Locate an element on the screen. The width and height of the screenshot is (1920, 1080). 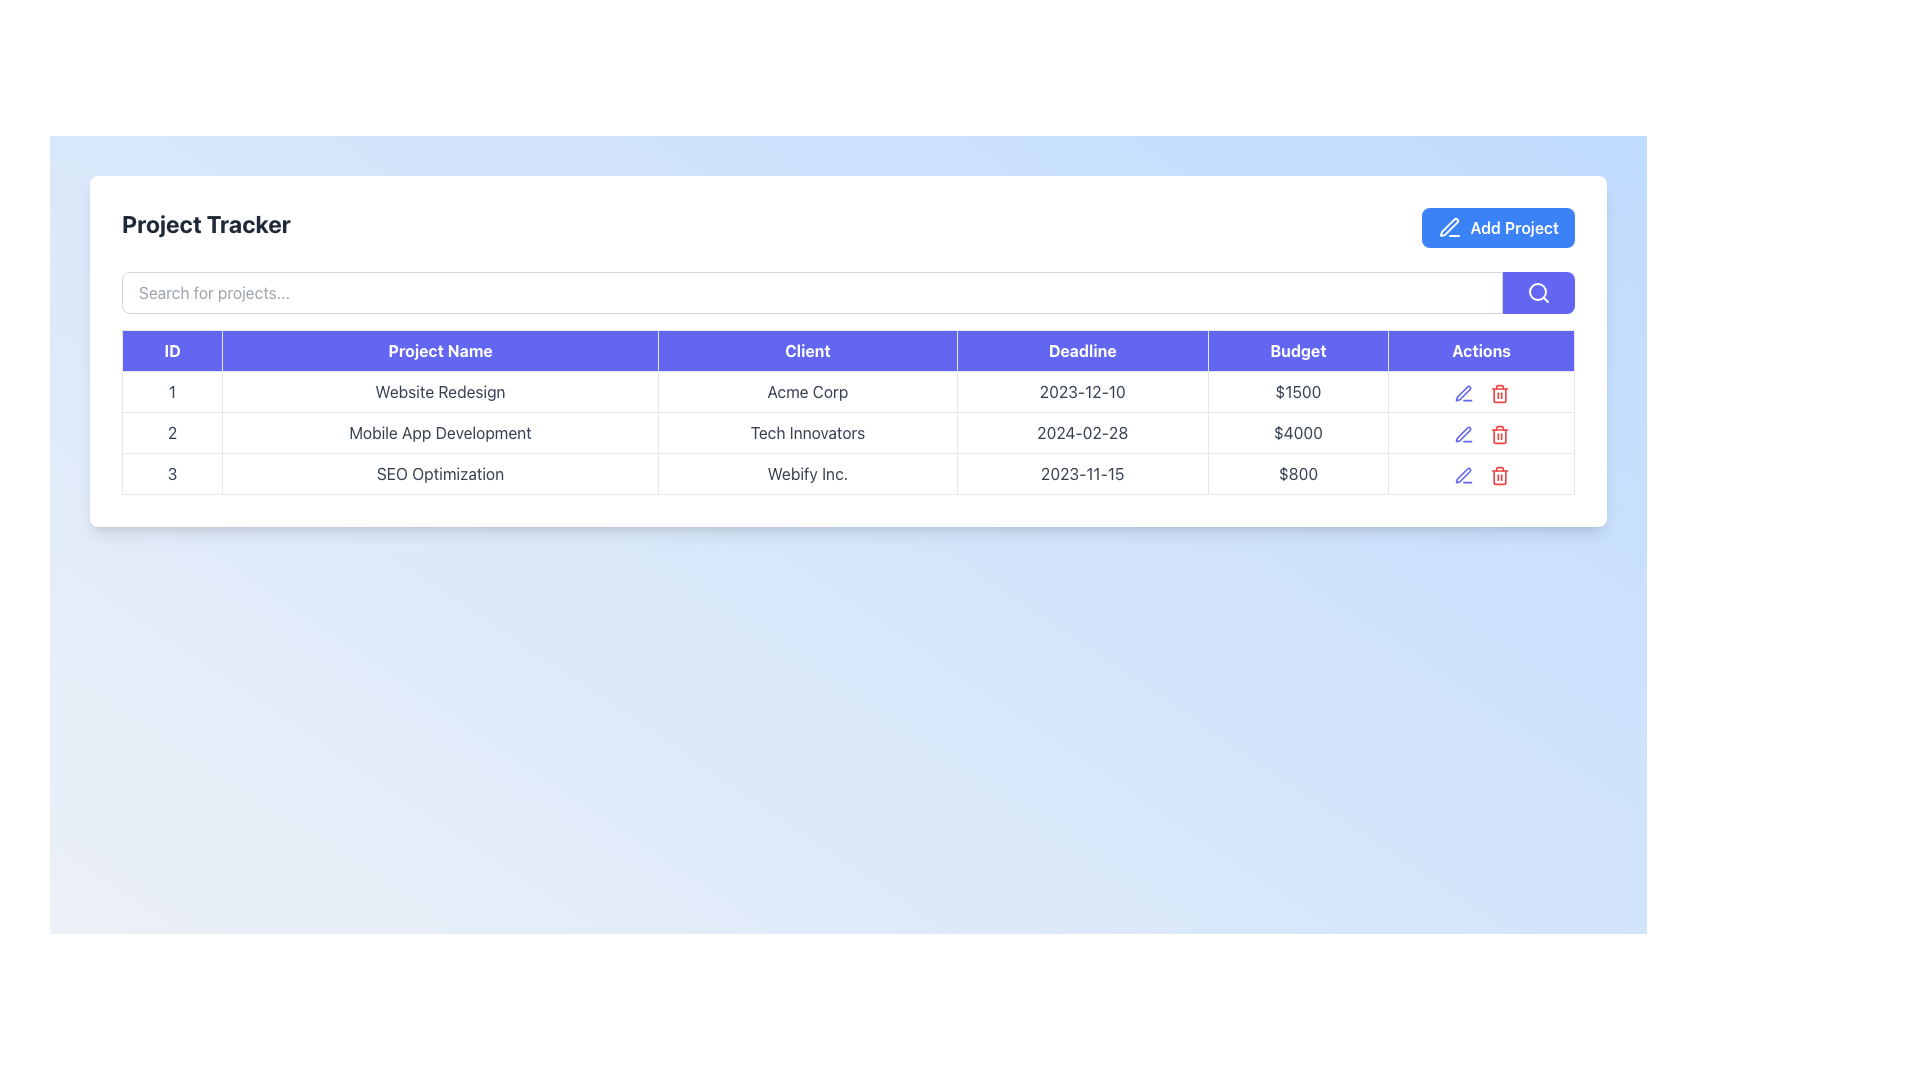
displayed text of the project identifier label located in the first cell of the second row of the table, which corresponds to the project details for 'Mobile App Development' is located at coordinates (172, 431).